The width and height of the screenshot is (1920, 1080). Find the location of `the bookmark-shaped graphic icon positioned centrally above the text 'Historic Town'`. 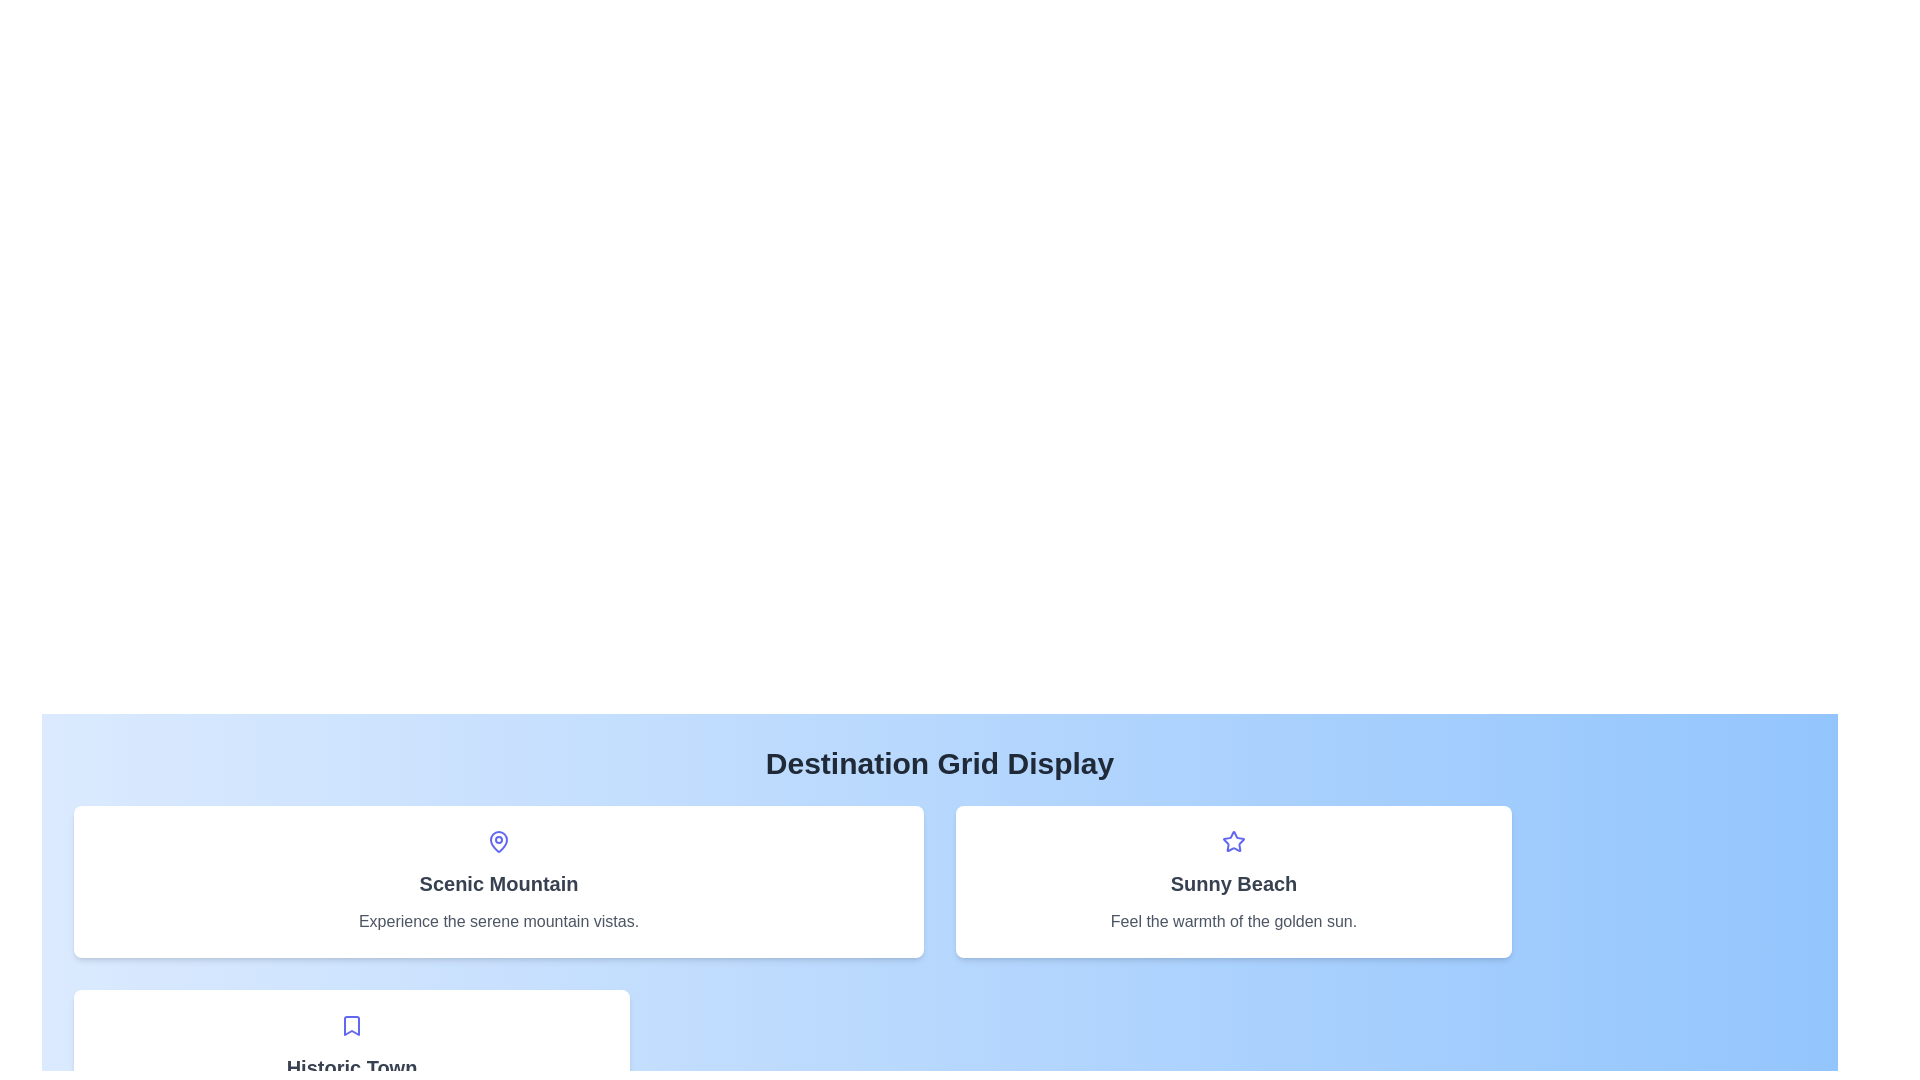

the bookmark-shaped graphic icon positioned centrally above the text 'Historic Town' is located at coordinates (351, 1026).